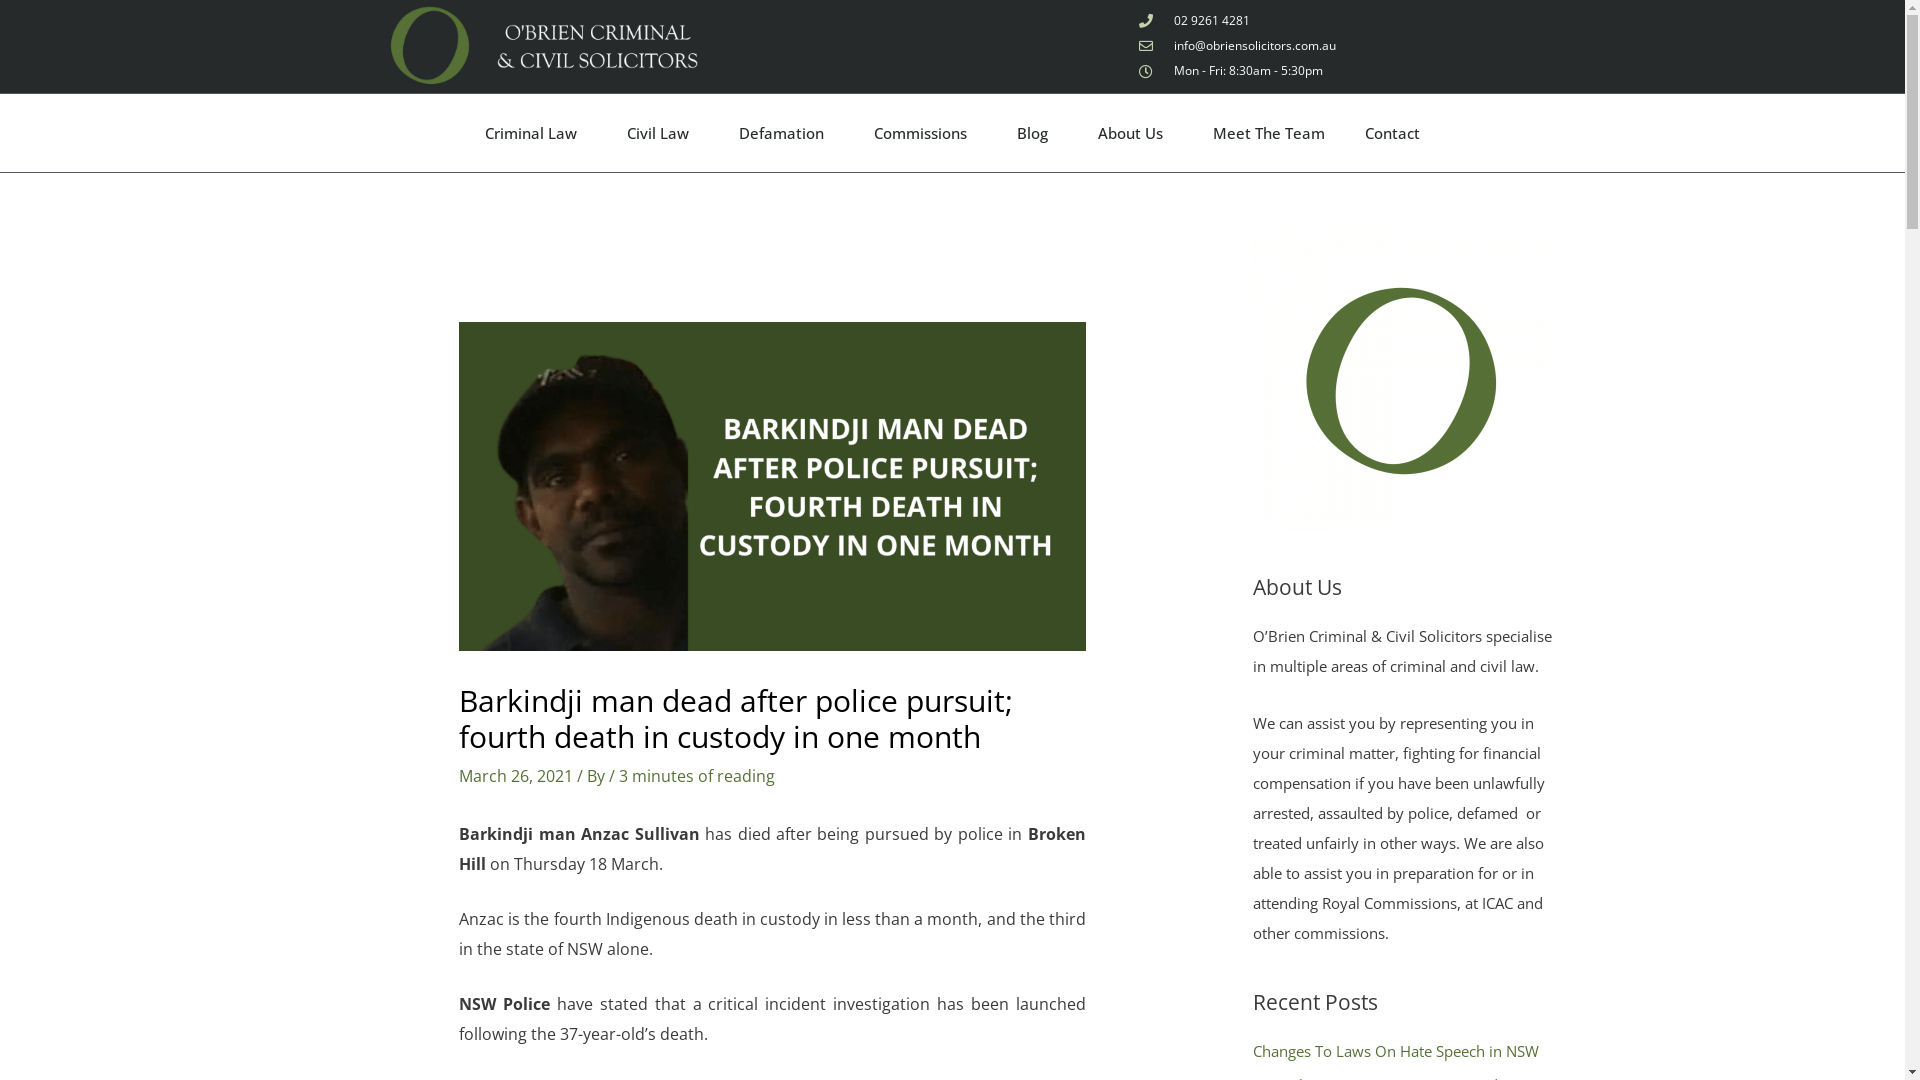 This screenshot has width=1920, height=1080. What do you see at coordinates (1267, 132) in the screenshot?
I see `'Meet The Team'` at bounding box center [1267, 132].